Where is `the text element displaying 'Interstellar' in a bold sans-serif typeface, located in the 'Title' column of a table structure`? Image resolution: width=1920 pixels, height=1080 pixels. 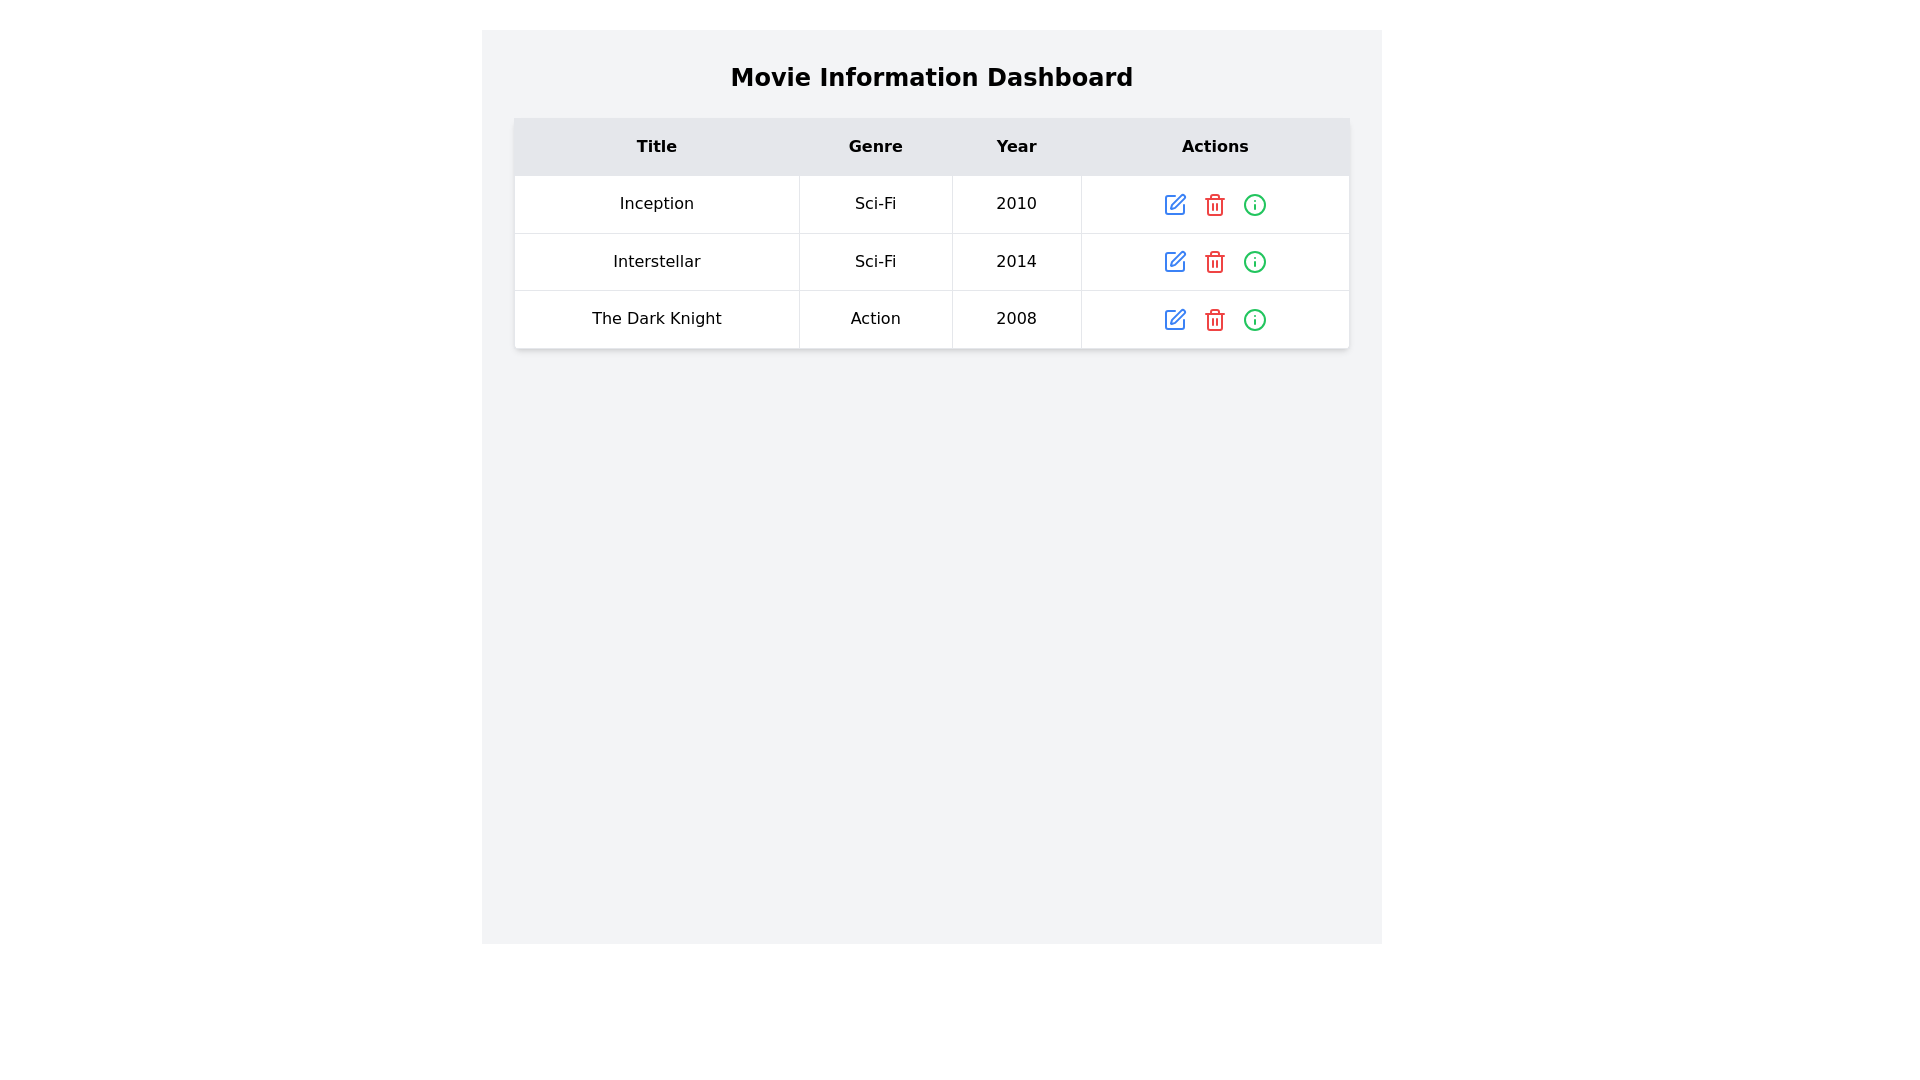 the text element displaying 'Interstellar' in a bold sans-serif typeface, located in the 'Title' column of a table structure is located at coordinates (657, 260).